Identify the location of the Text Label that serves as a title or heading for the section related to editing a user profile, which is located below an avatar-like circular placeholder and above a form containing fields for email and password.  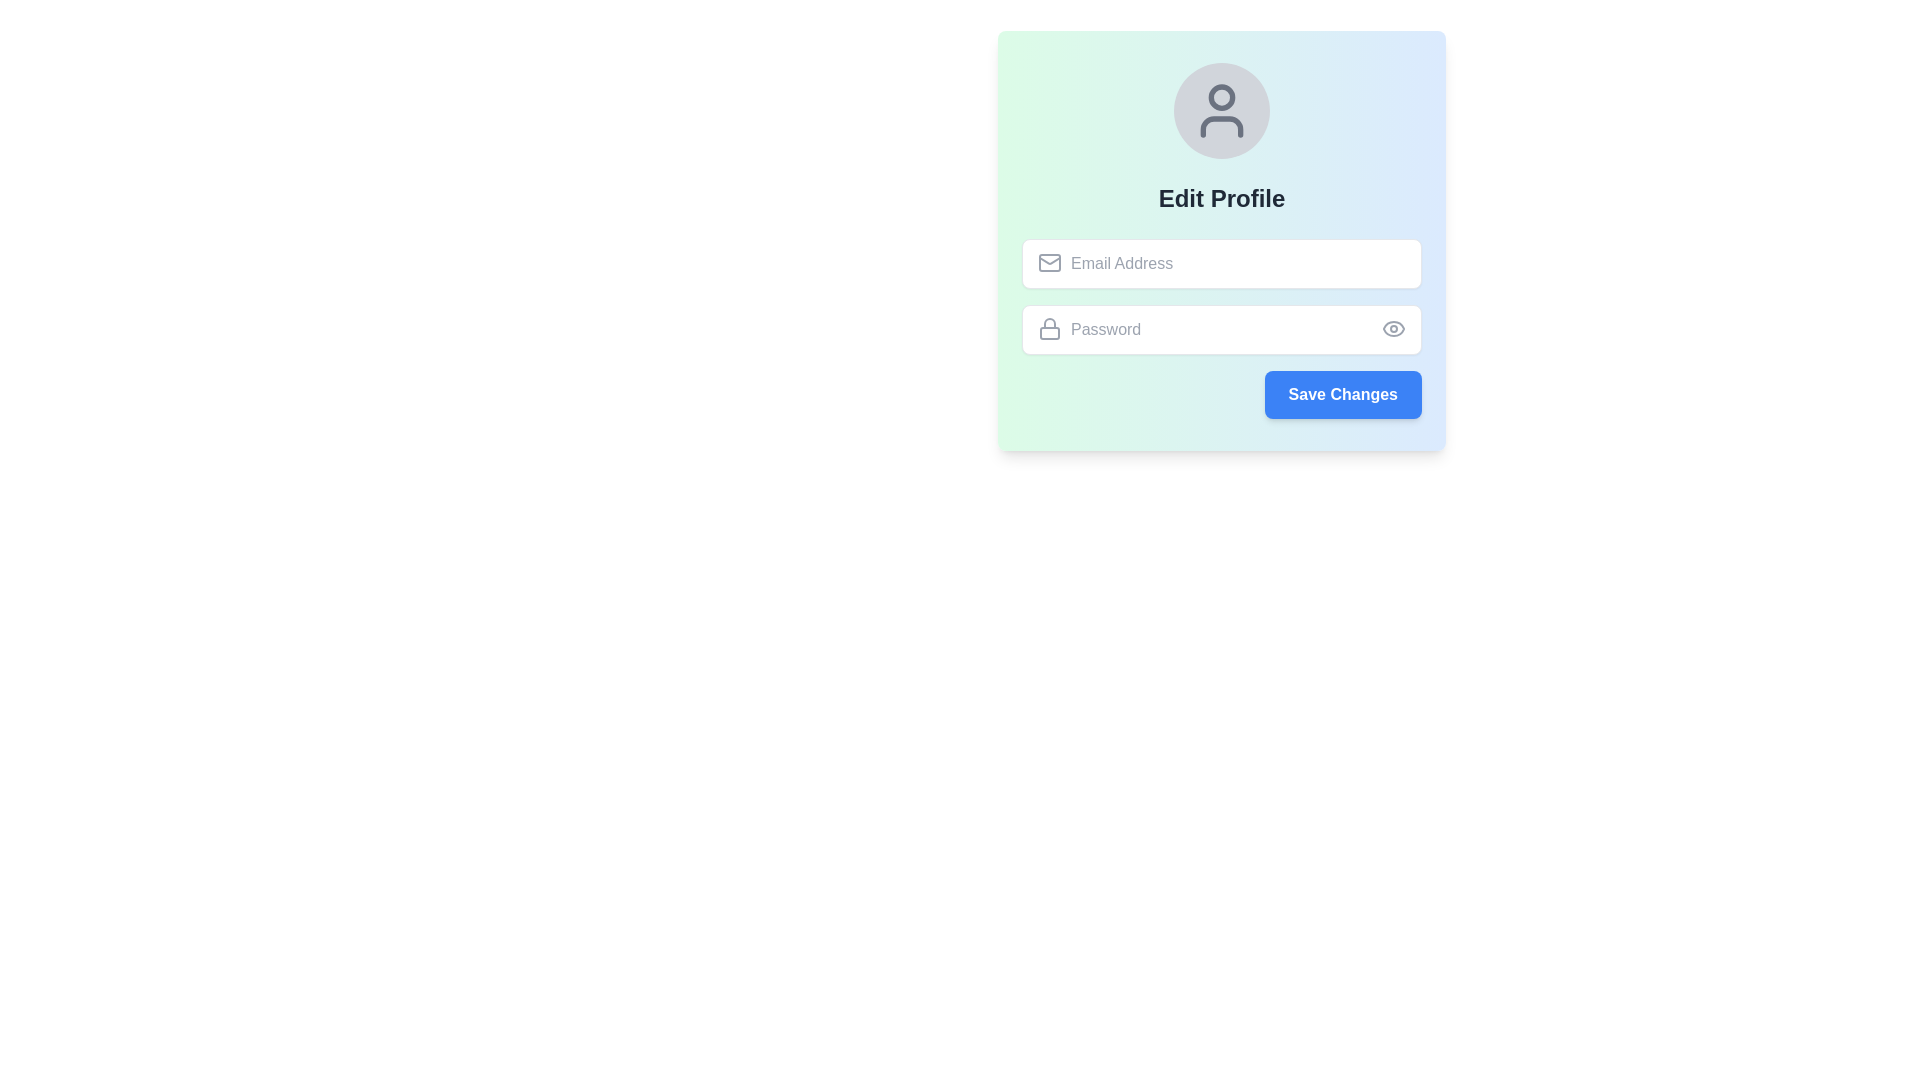
(1221, 199).